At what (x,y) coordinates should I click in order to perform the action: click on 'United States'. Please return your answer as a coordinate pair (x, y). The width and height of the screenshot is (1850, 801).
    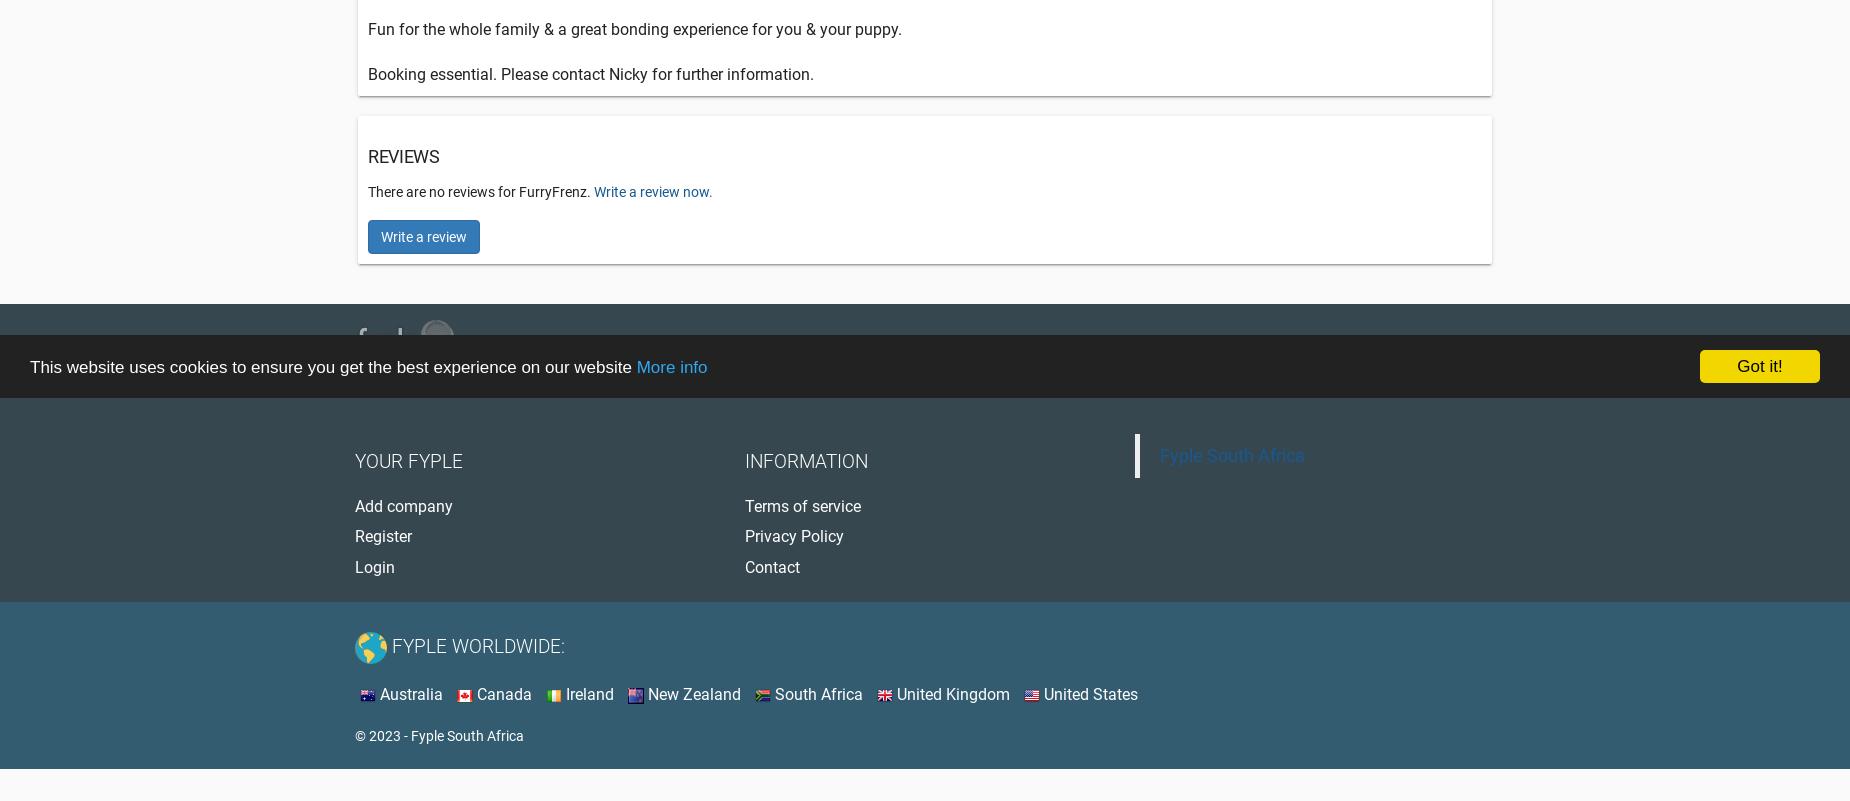
    Looking at the image, I should click on (1039, 693).